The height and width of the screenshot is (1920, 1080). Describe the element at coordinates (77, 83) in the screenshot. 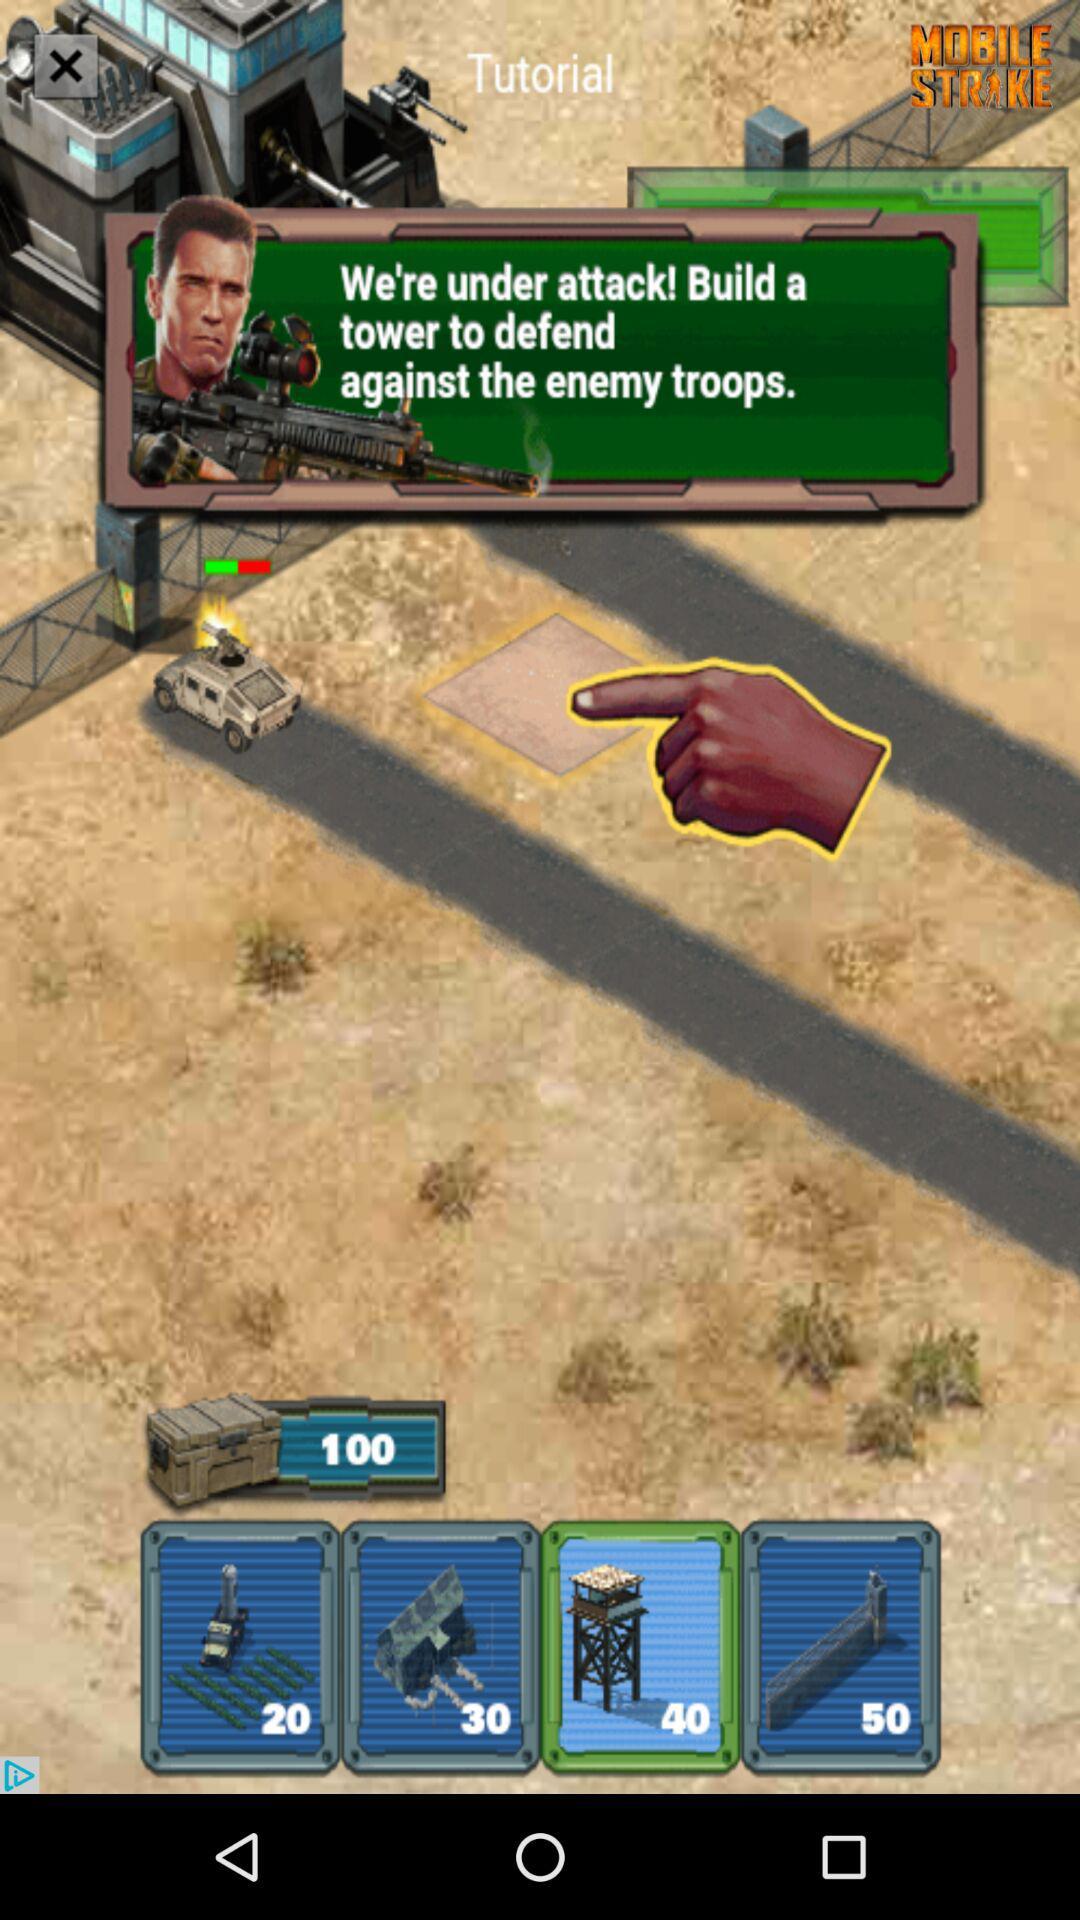

I see `the close icon` at that location.